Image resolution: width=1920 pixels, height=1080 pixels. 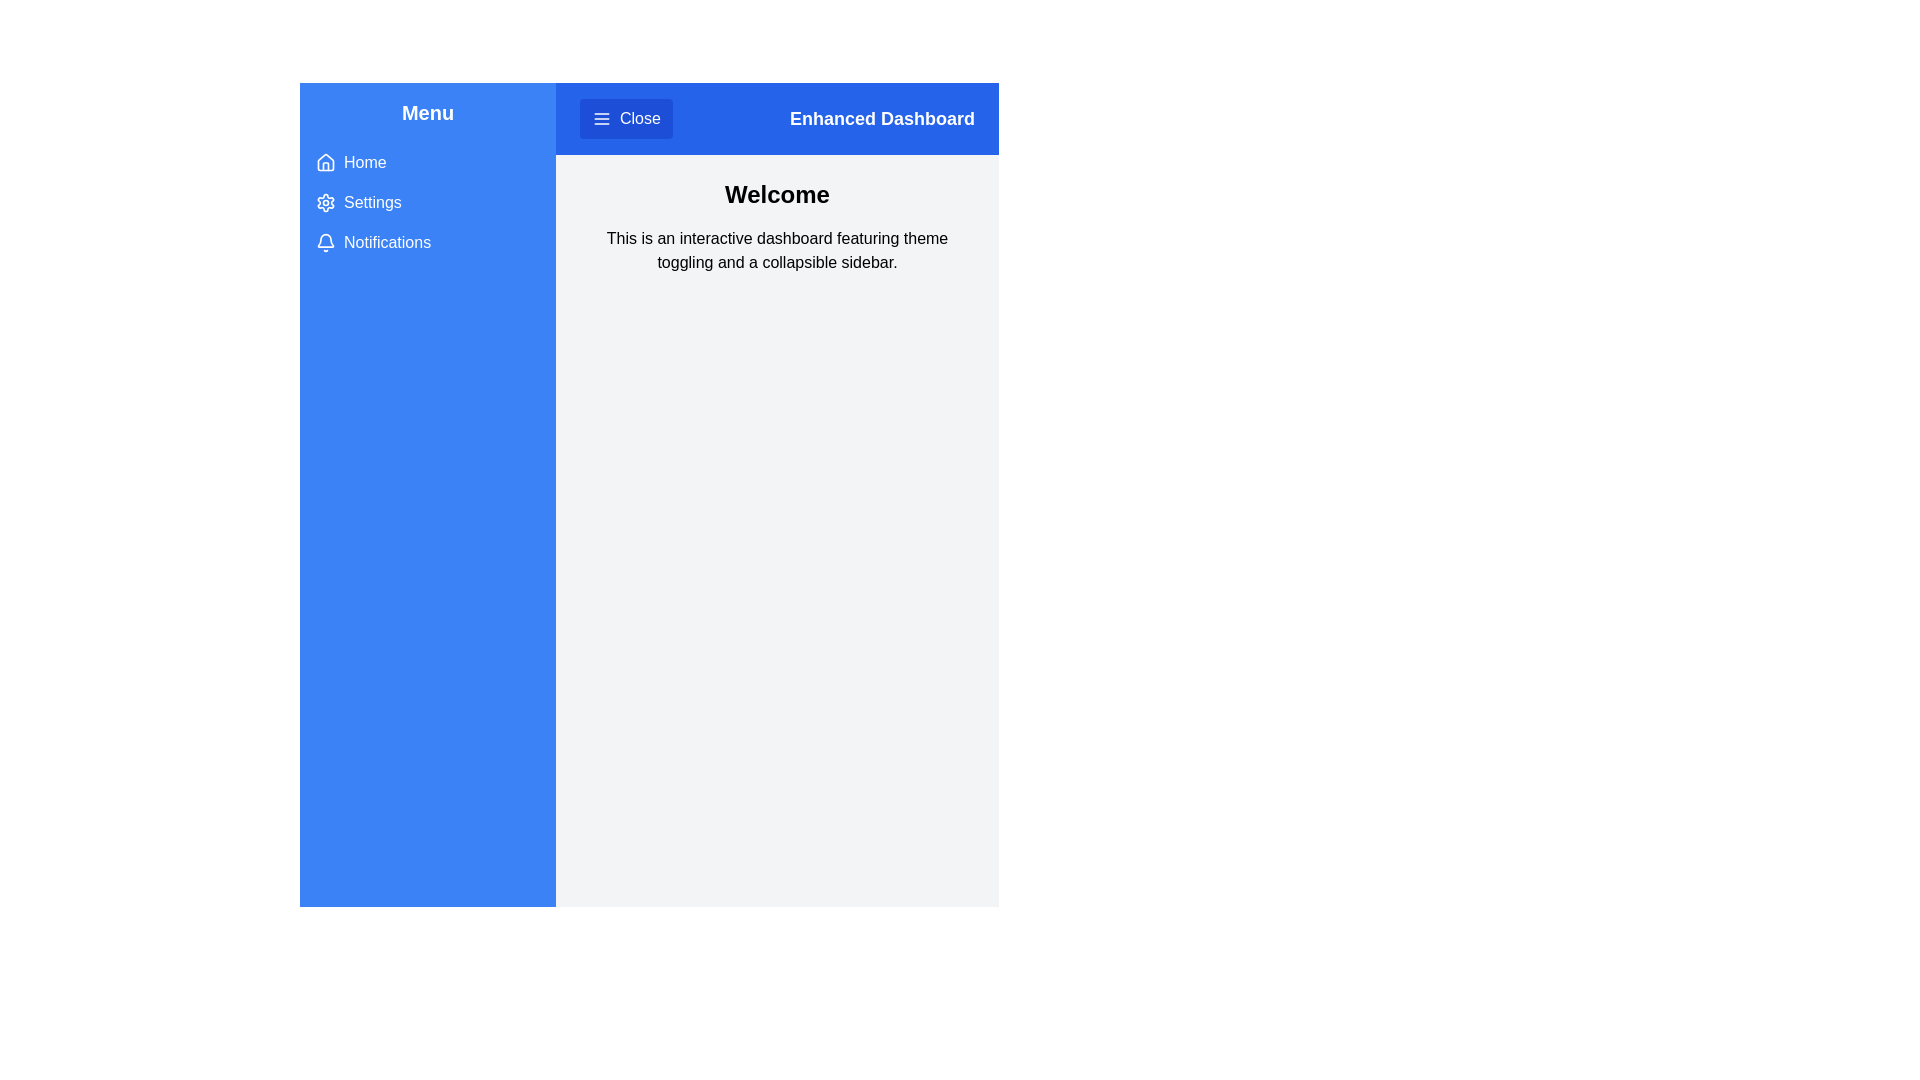 I want to click on the 'Menu' title located at the top of the vertical sidebar with a blue background, which is styled in bold and larger font size, so click(x=426, y=112).